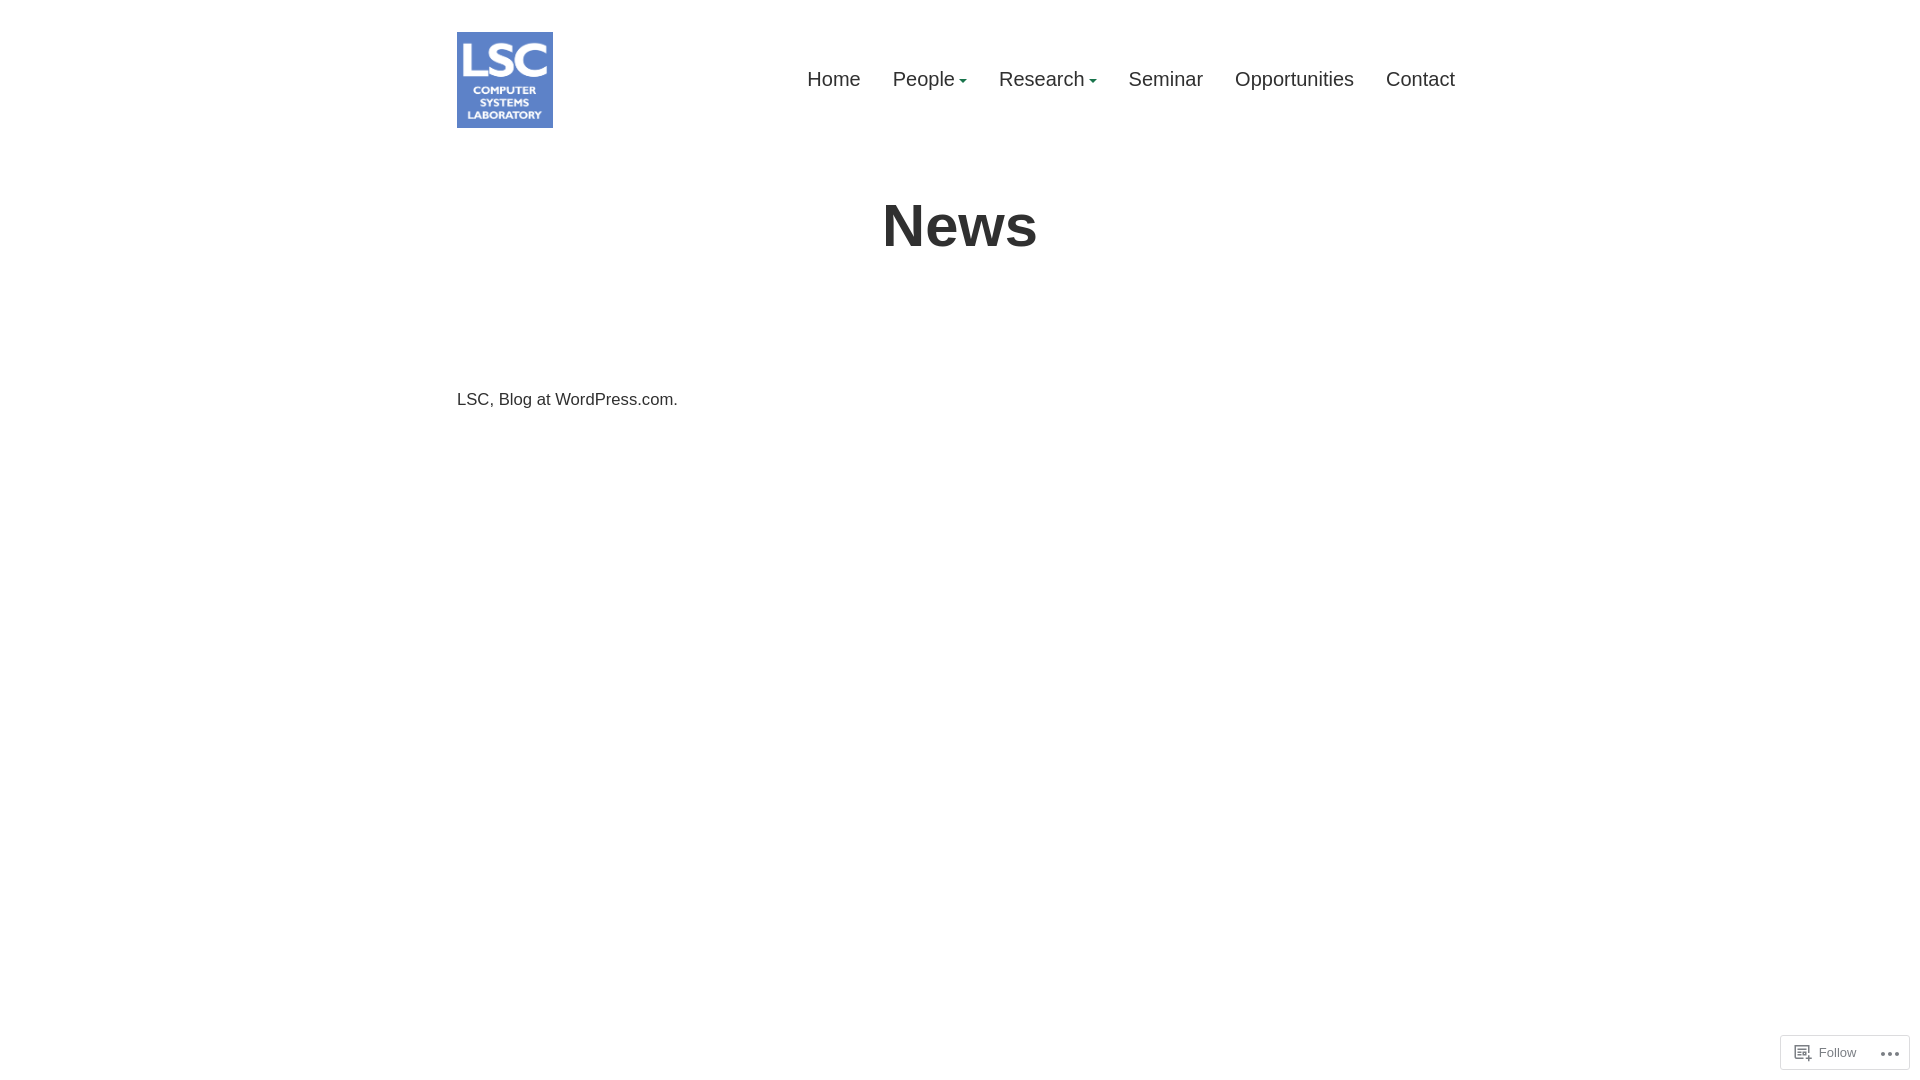 The width and height of the screenshot is (1920, 1080). What do you see at coordinates (499, 399) in the screenshot?
I see `'Blog at WordPress.com.'` at bounding box center [499, 399].